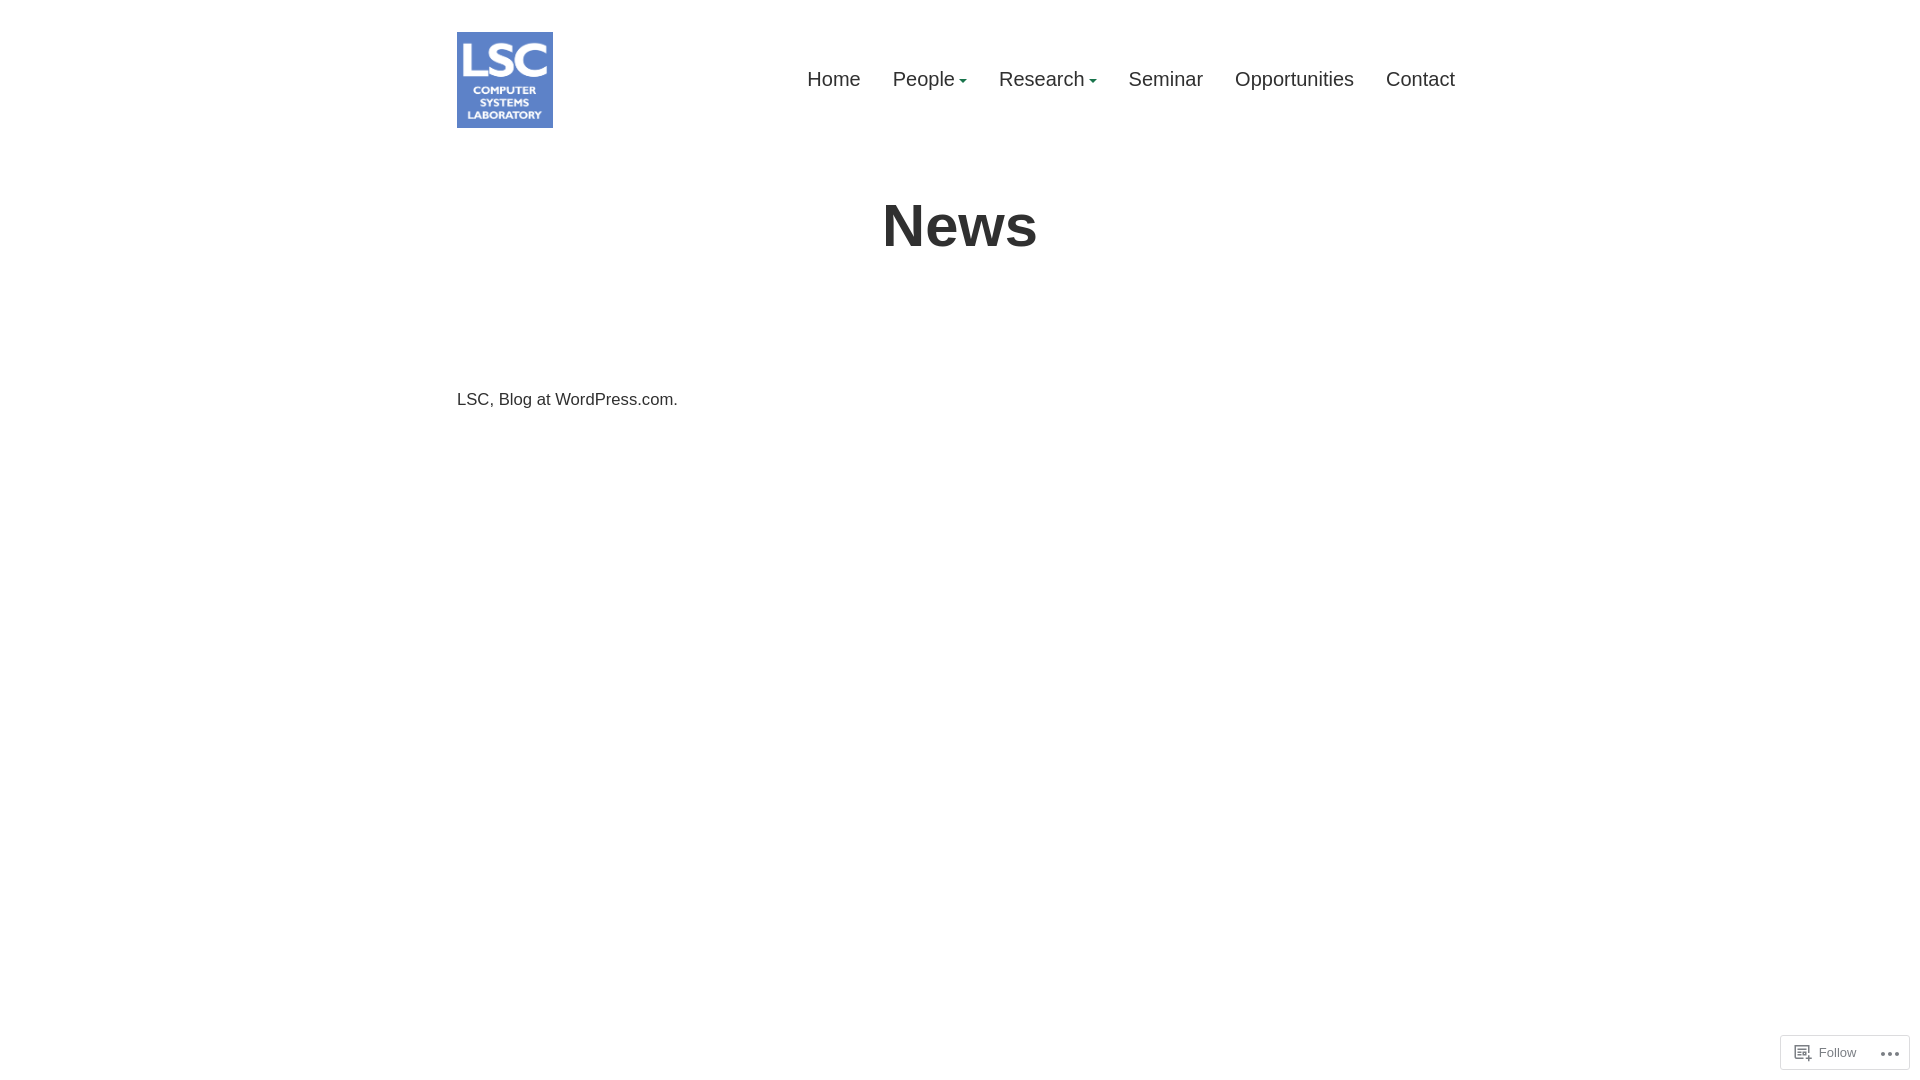 The width and height of the screenshot is (1920, 1080). What do you see at coordinates (499, 399) in the screenshot?
I see `'Blog at WordPress.com.'` at bounding box center [499, 399].